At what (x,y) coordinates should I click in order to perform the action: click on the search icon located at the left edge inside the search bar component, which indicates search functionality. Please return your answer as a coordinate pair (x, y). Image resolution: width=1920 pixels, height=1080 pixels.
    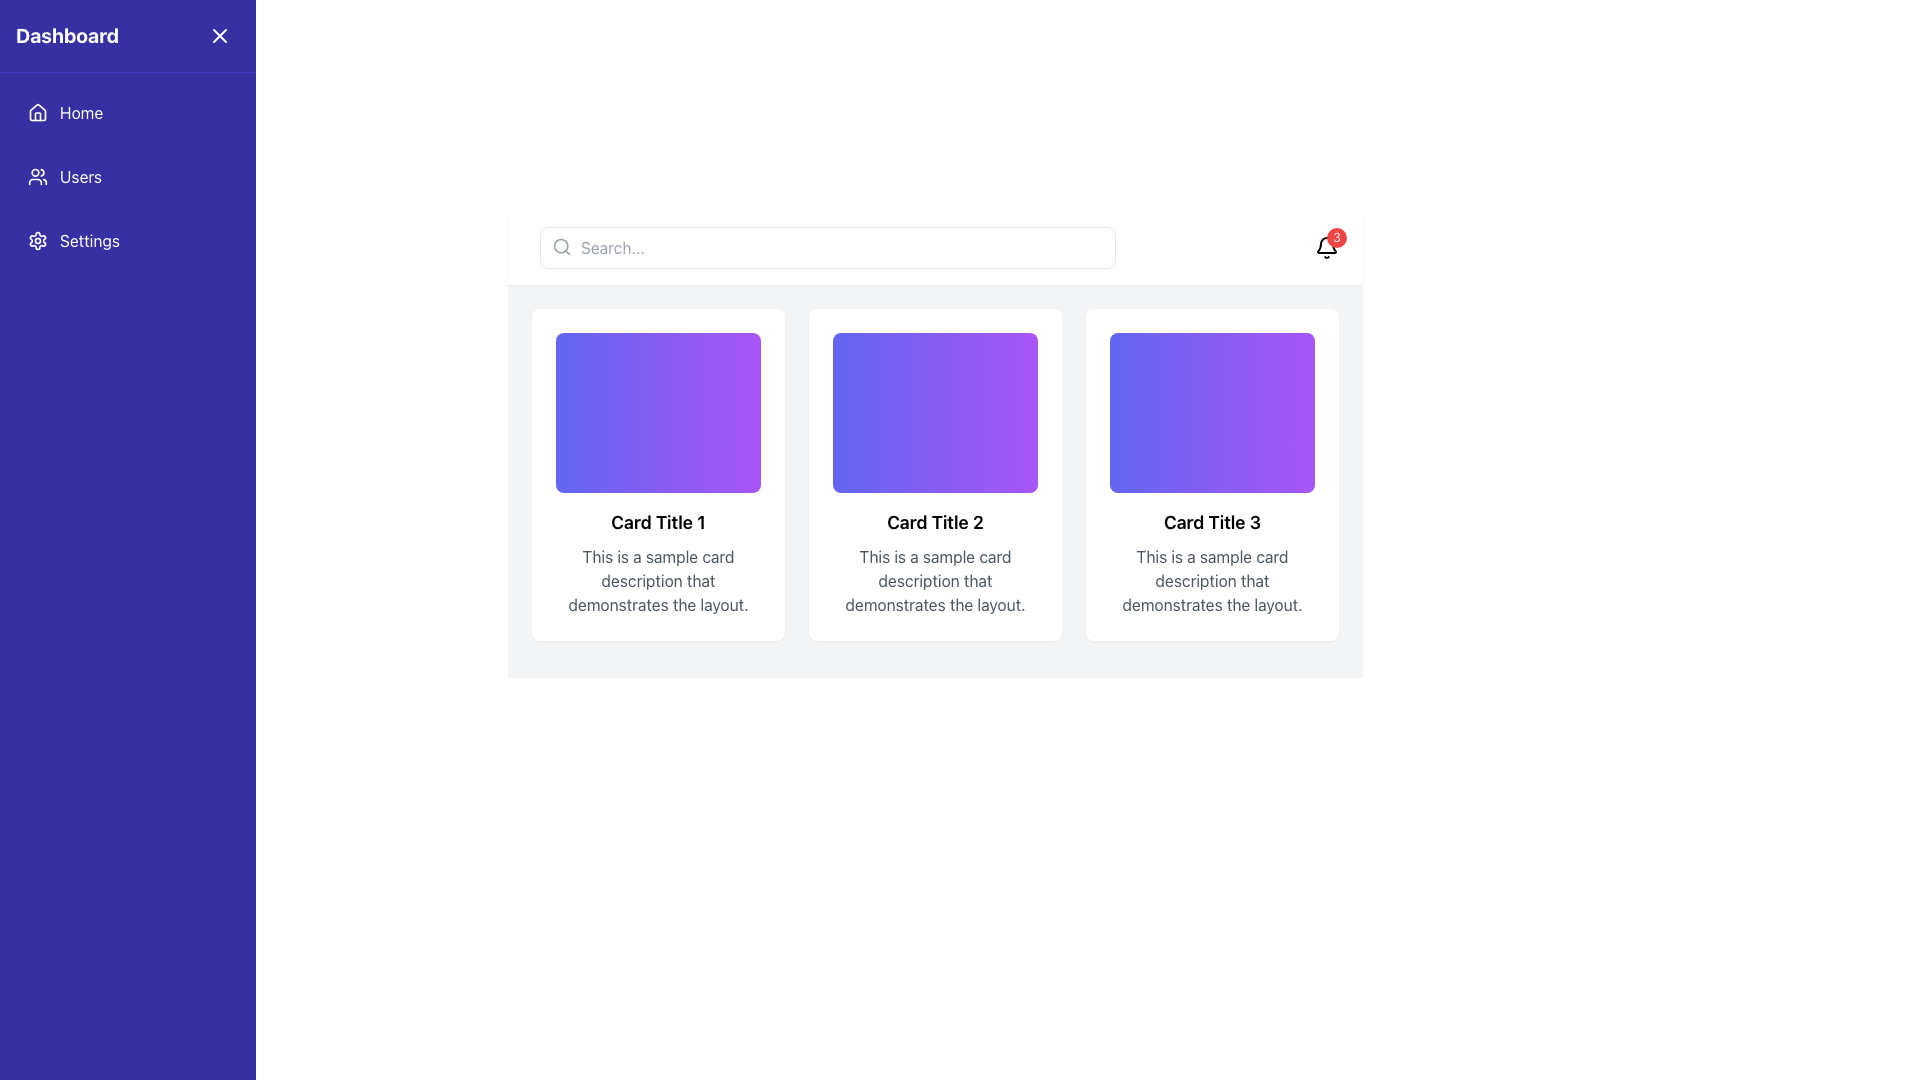
    Looking at the image, I should click on (560, 245).